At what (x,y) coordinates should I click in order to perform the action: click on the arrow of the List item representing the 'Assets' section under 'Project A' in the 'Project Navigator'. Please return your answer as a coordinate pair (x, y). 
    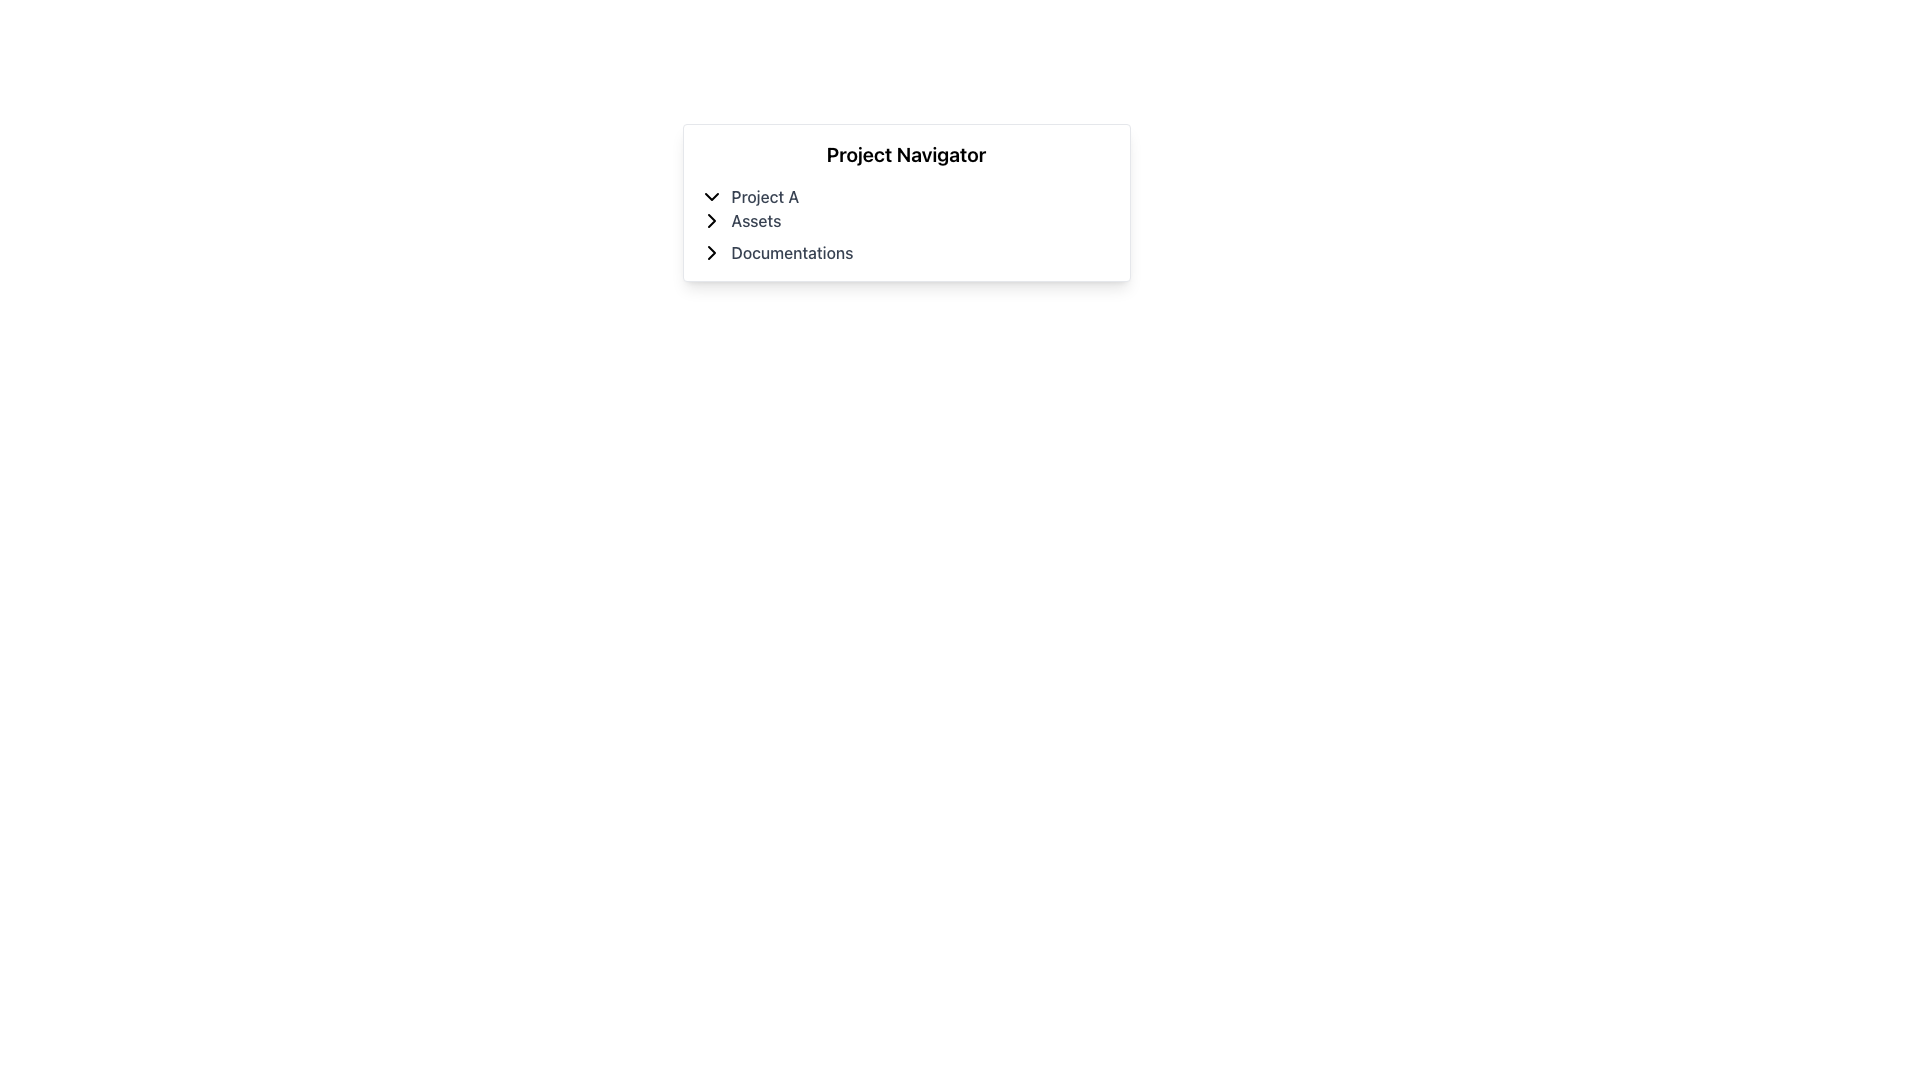
    Looking at the image, I should click on (905, 208).